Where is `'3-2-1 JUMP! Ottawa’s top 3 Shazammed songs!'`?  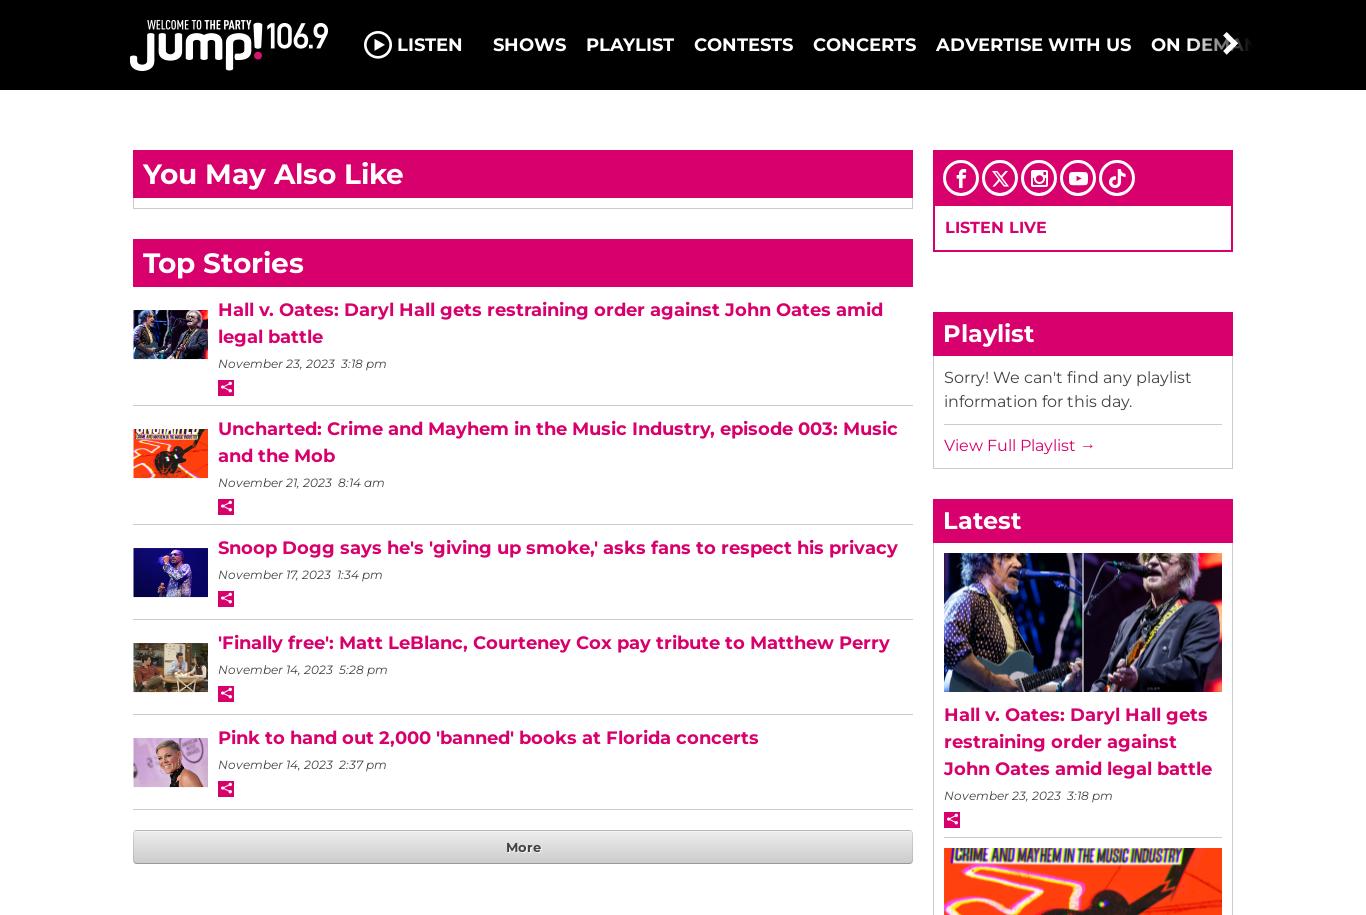 '3-2-1 JUMP! Ottawa’s top 3 Shazammed songs!' is located at coordinates (585, 347).